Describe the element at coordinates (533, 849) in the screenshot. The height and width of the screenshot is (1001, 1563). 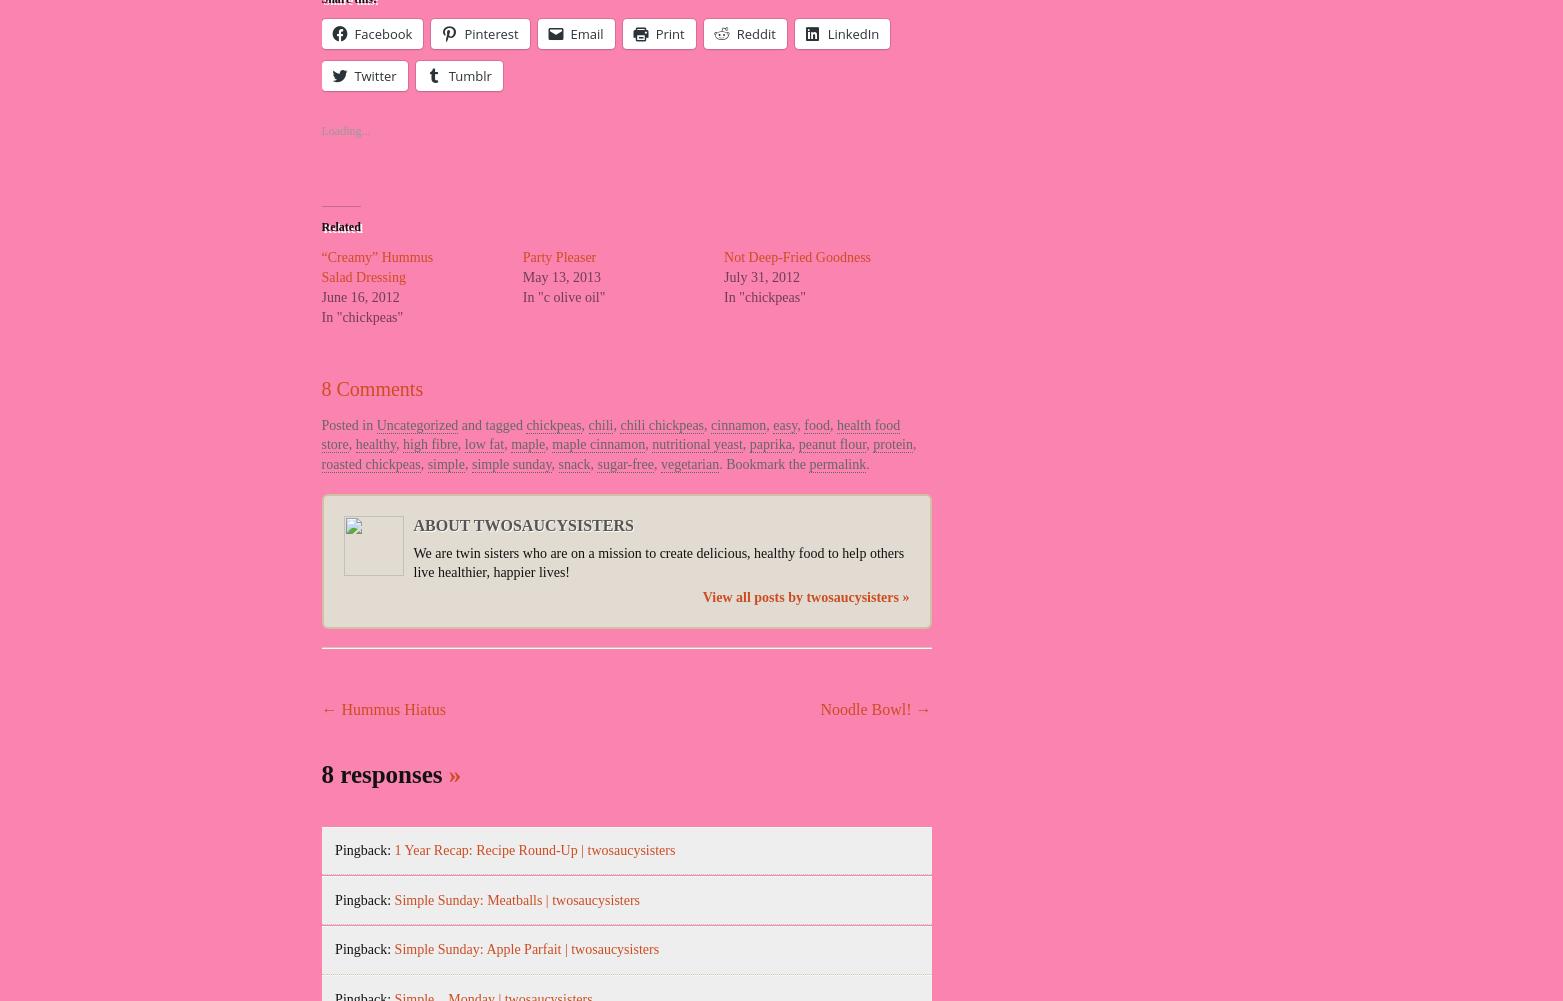
I see `'1 Year Recap: Recipe Round-Up | twosaucysisters'` at that location.